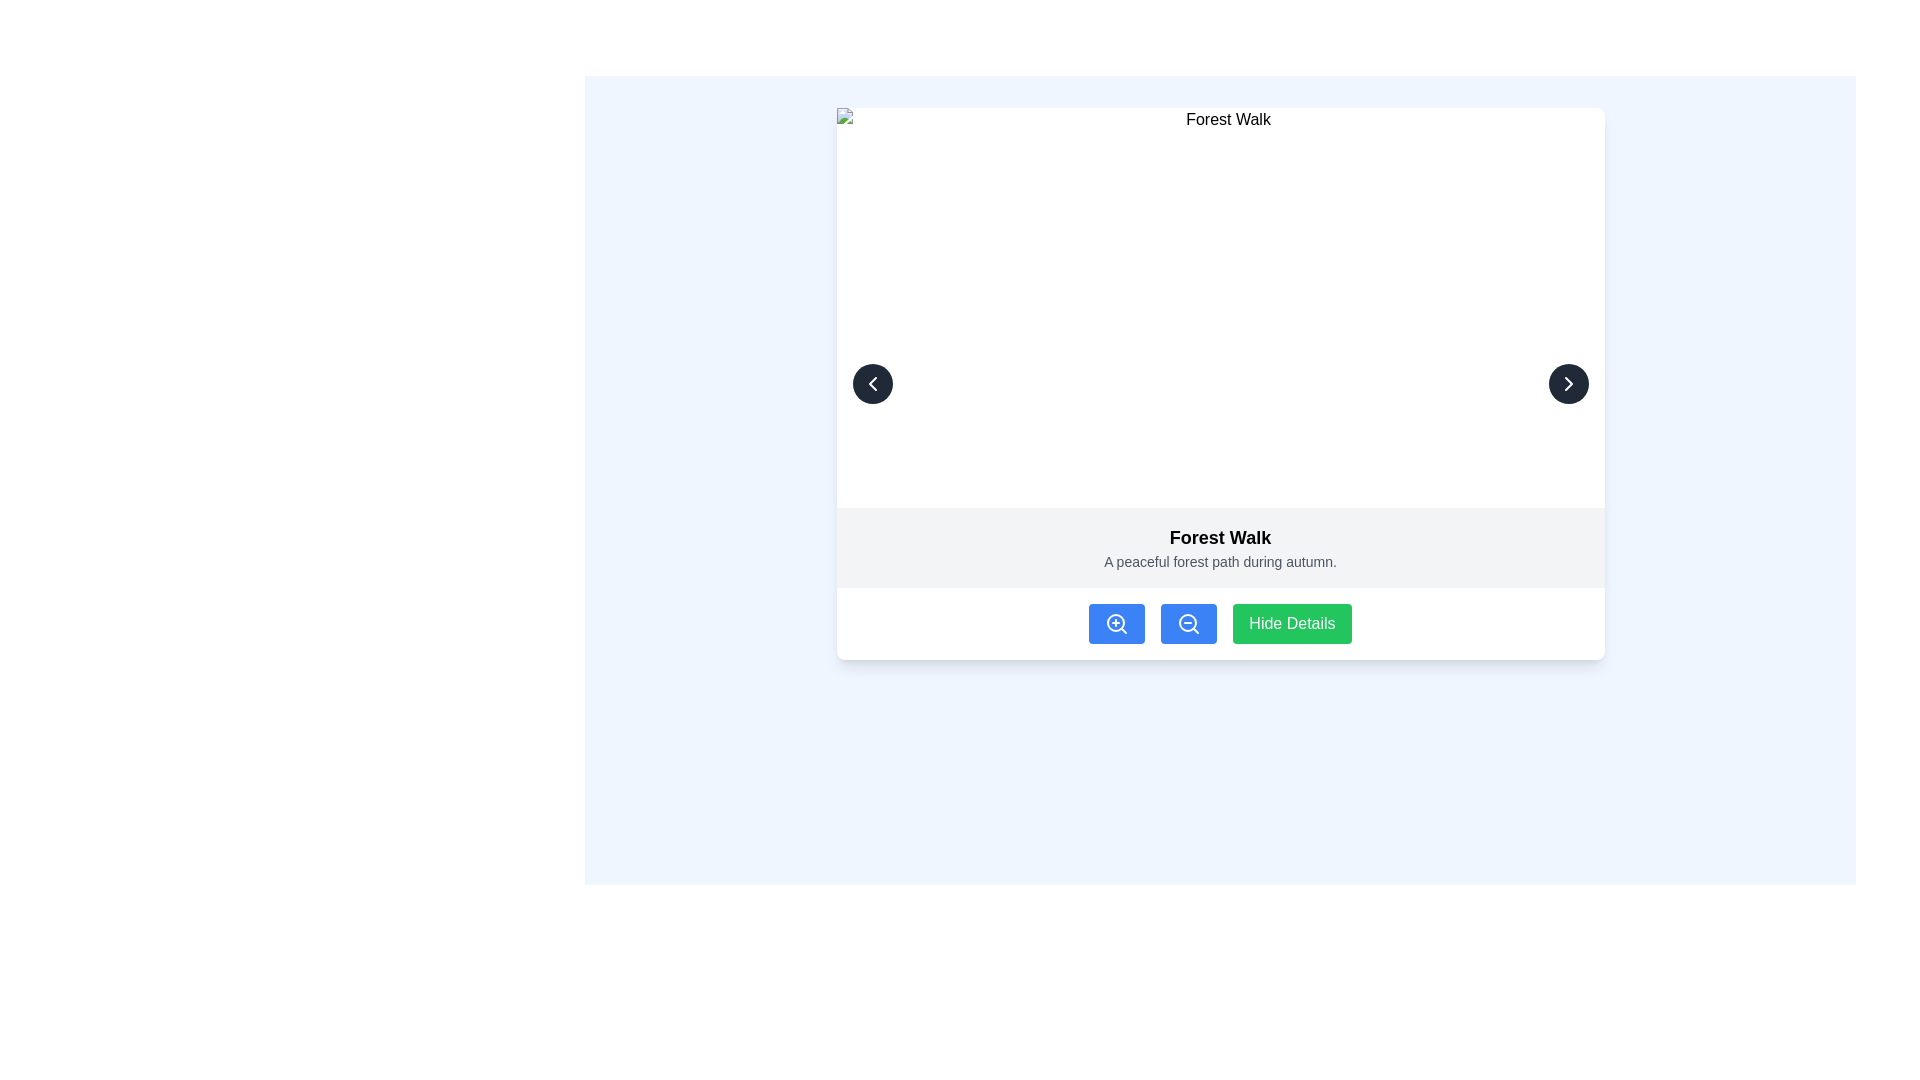  Describe the element at coordinates (1567, 384) in the screenshot. I see `the right-facing chevron icon located at the center of a circular button with a dark background` at that location.